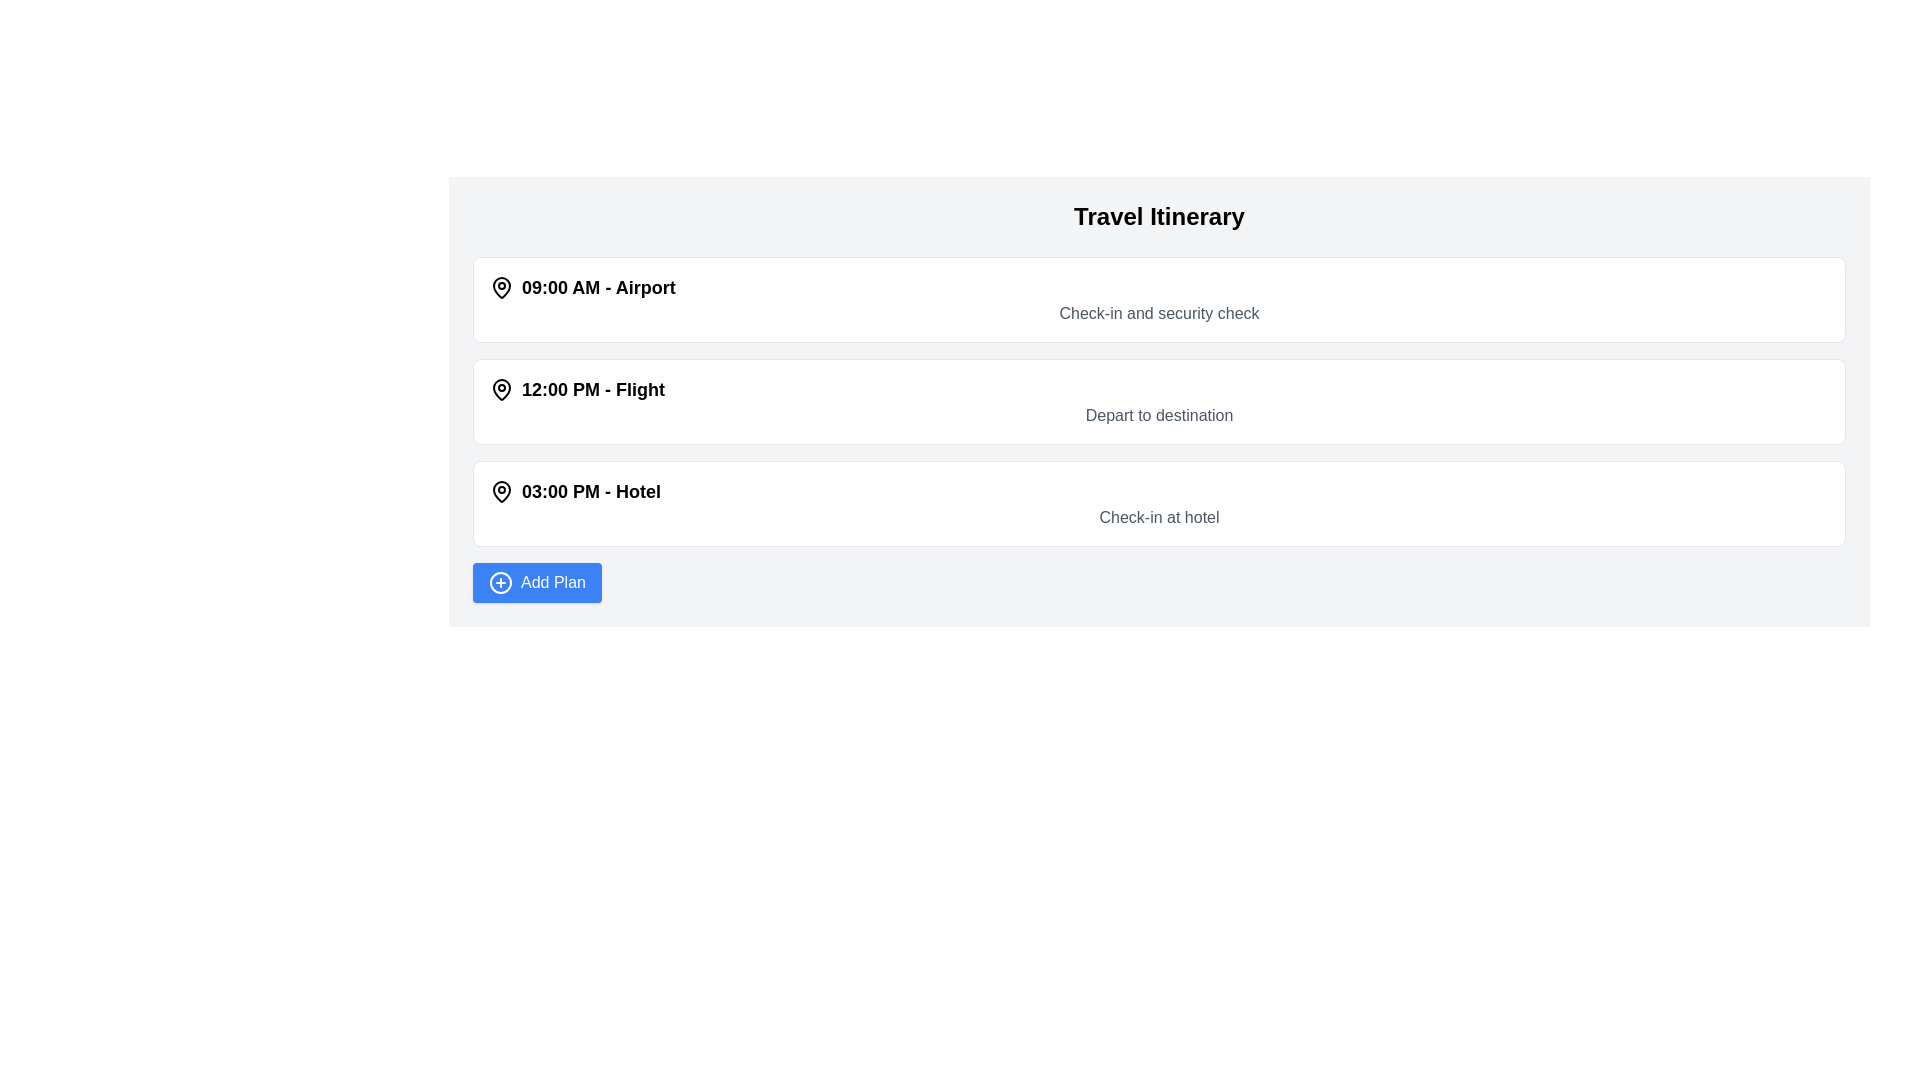  I want to click on the first Event Card in the Travel Itinerary section that displays a scheduled travel event with time, location, and description, so click(1159, 300).